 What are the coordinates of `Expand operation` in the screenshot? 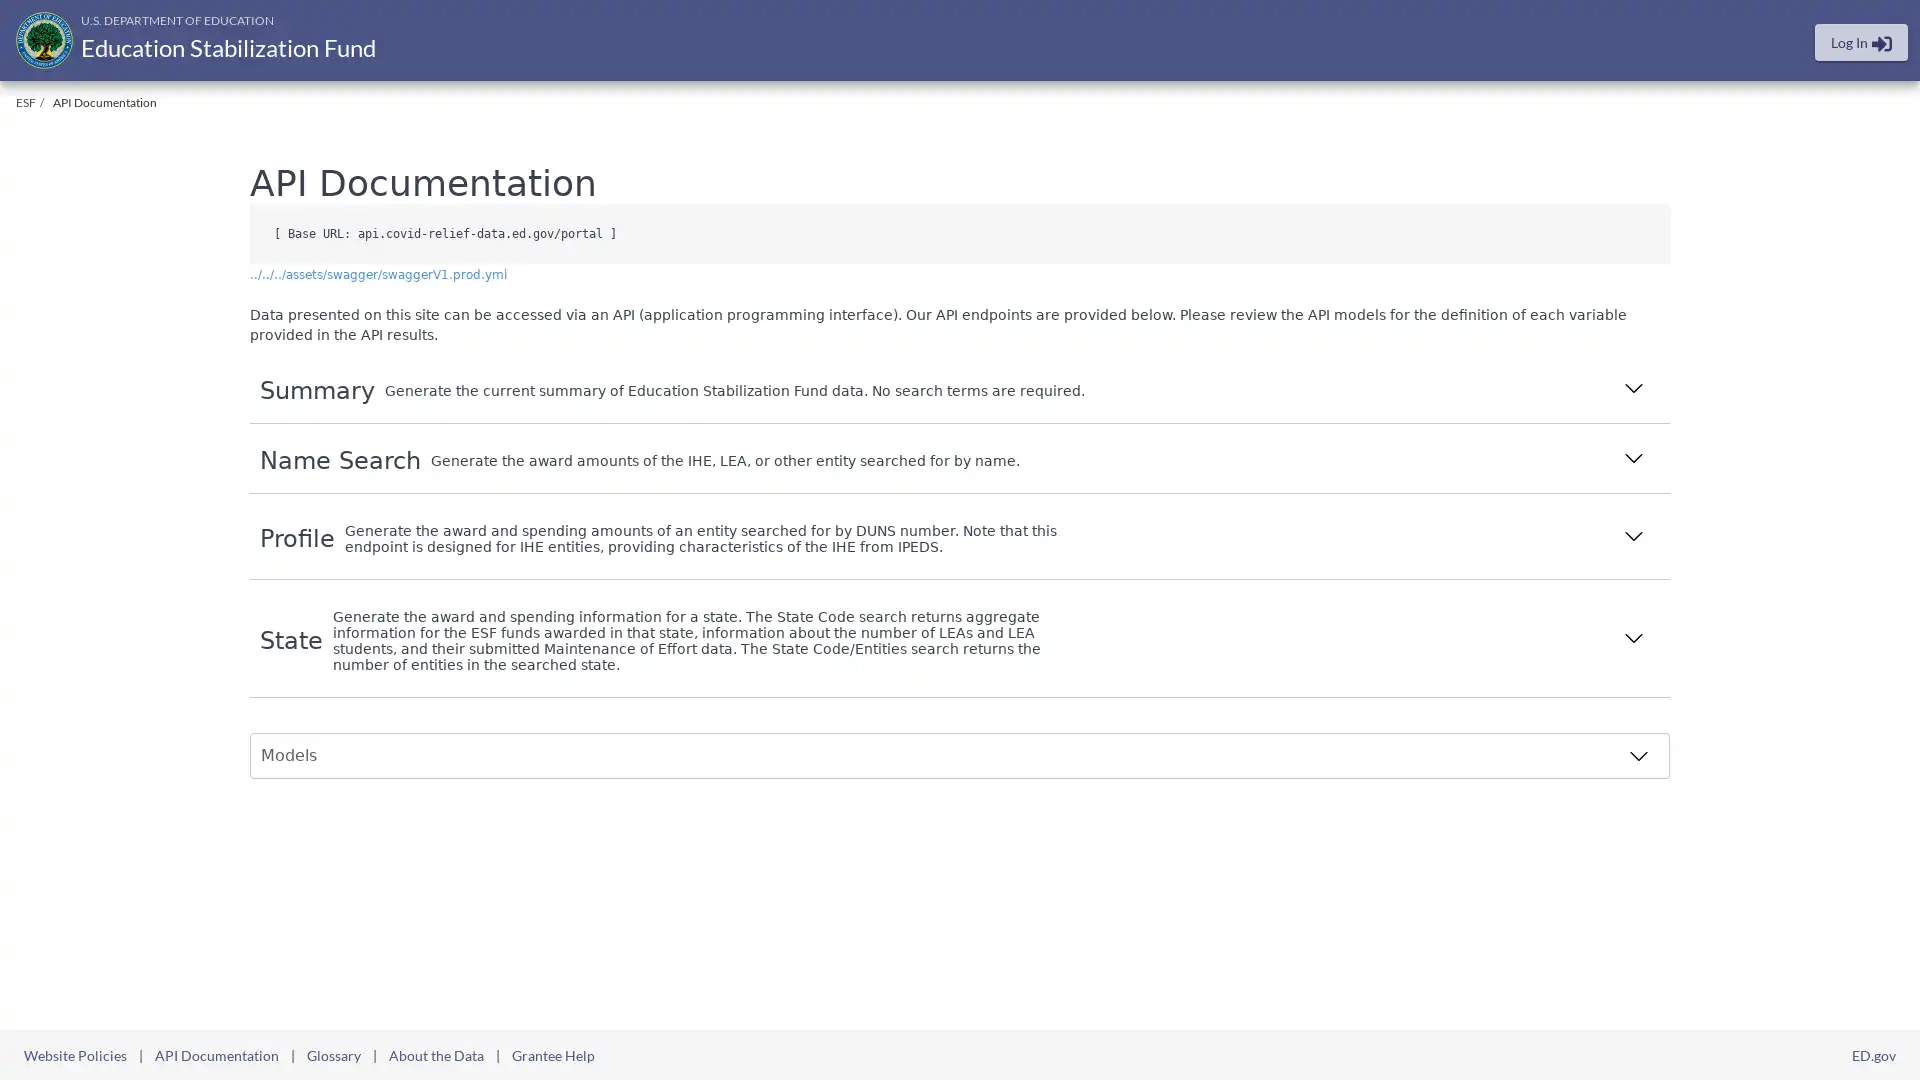 It's located at (1633, 390).